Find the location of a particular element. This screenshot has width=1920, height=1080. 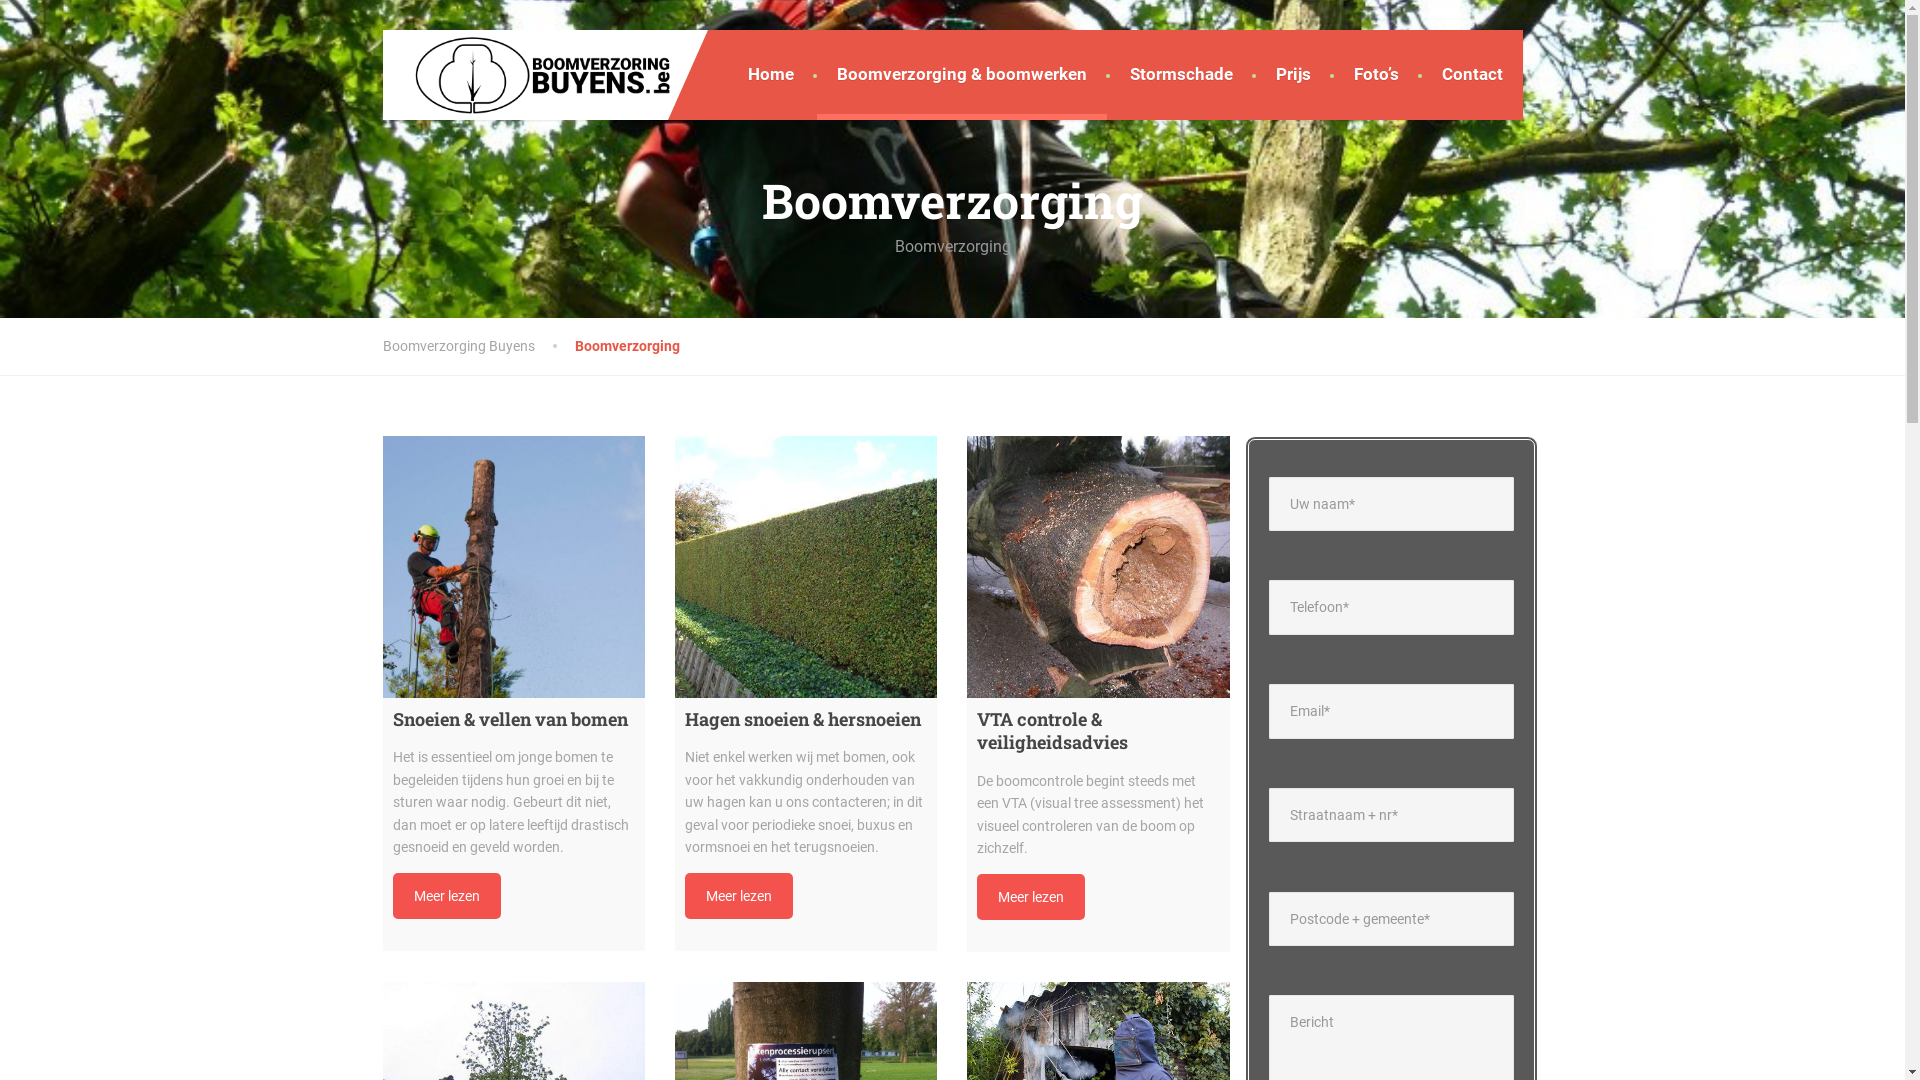

'Boomverzorging & boomwerken' is located at coordinates (960, 73).